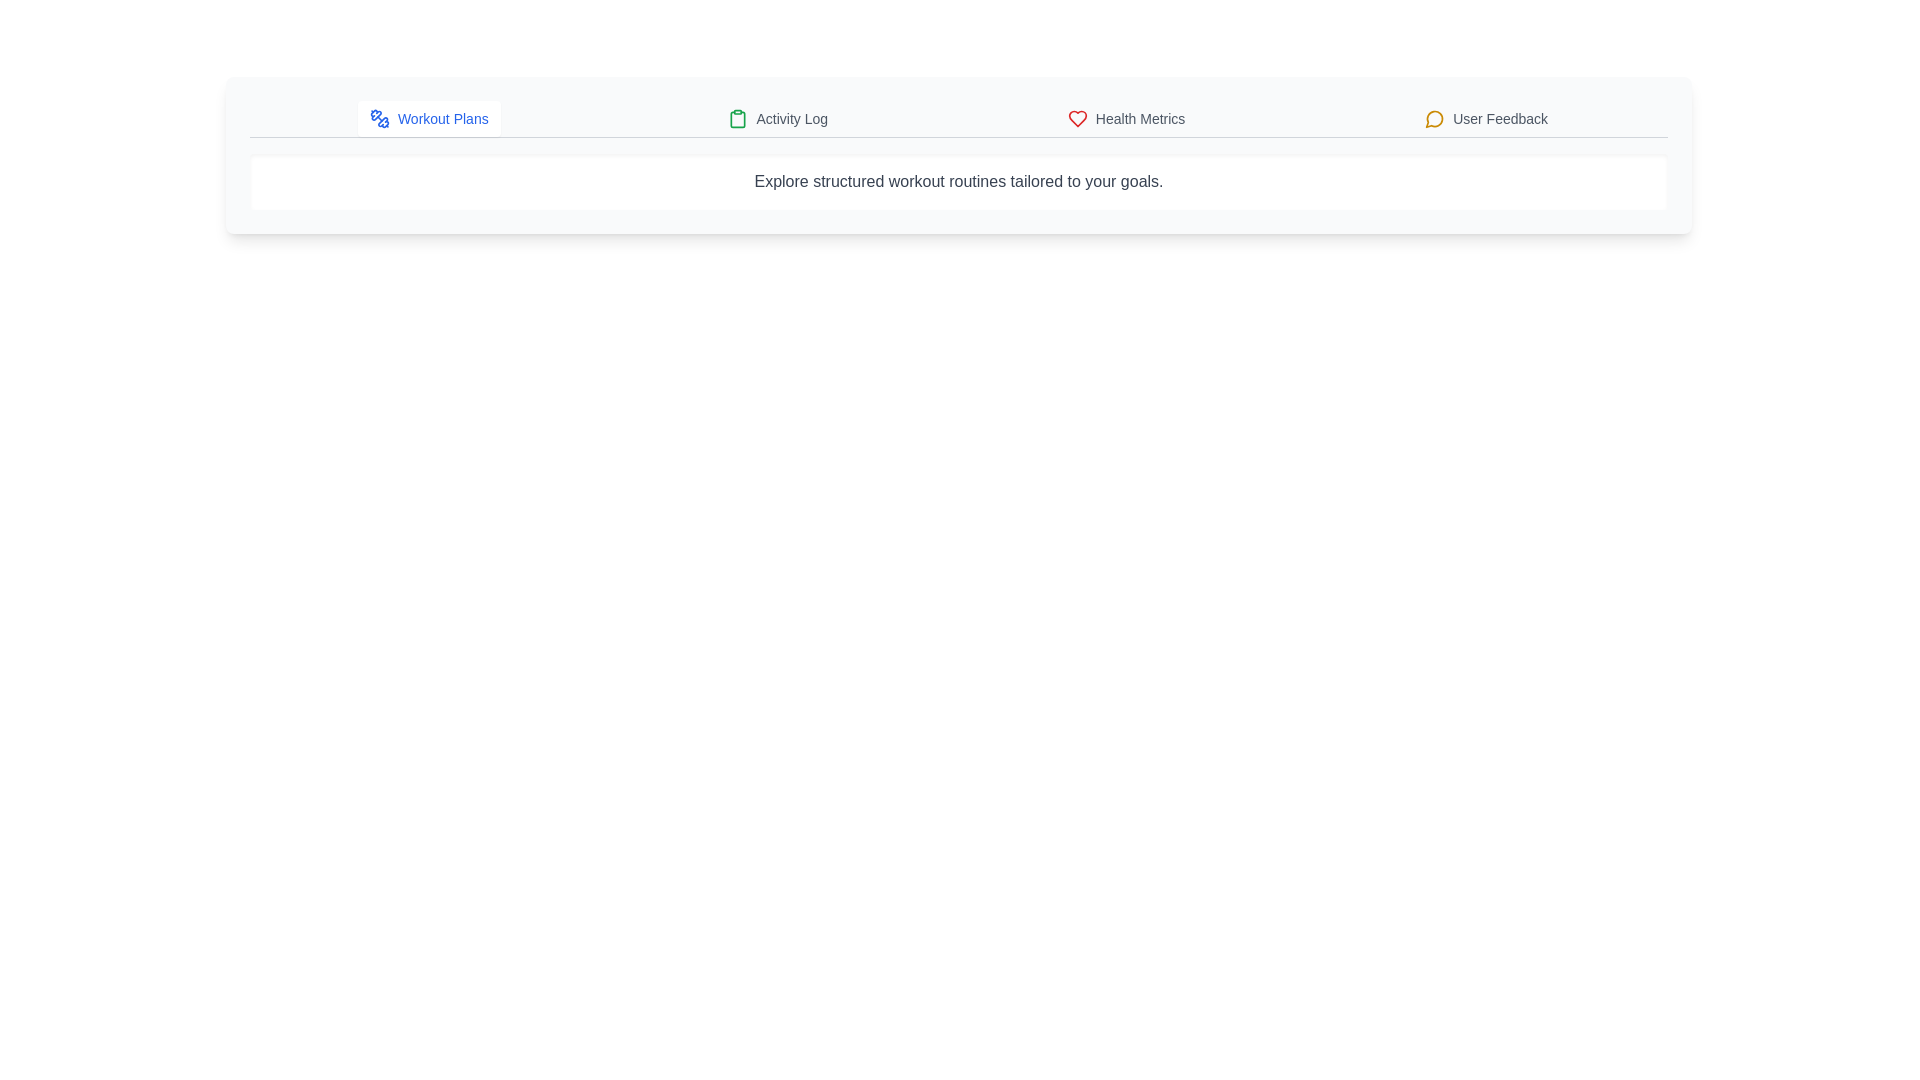 Image resolution: width=1920 pixels, height=1080 pixels. Describe the element at coordinates (777, 119) in the screenshot. I see `the second tab in the navigation bar` at that location.